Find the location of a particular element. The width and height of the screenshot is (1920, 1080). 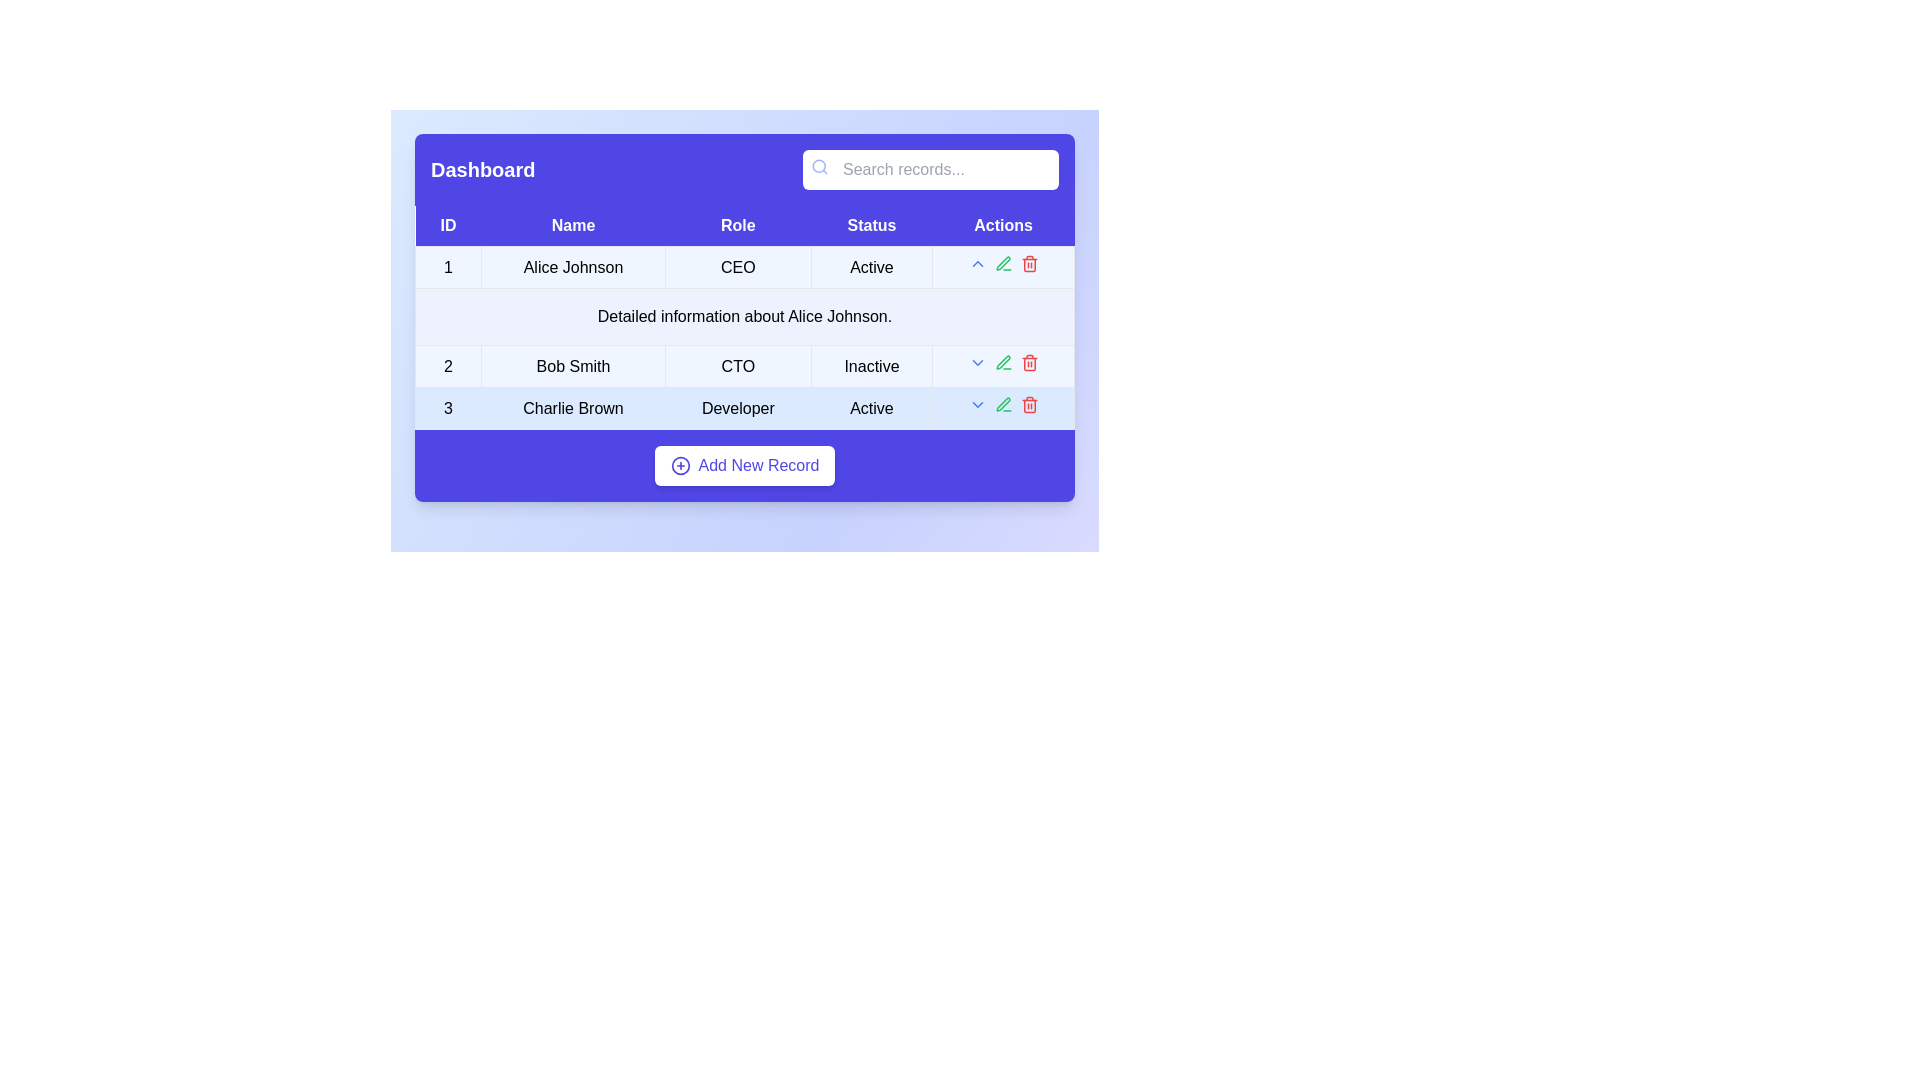

the small green icon button resembling a pen in the 'Actions' column of the first row associated with 'Alice Johnson' is located at coordinates (1003, 262).